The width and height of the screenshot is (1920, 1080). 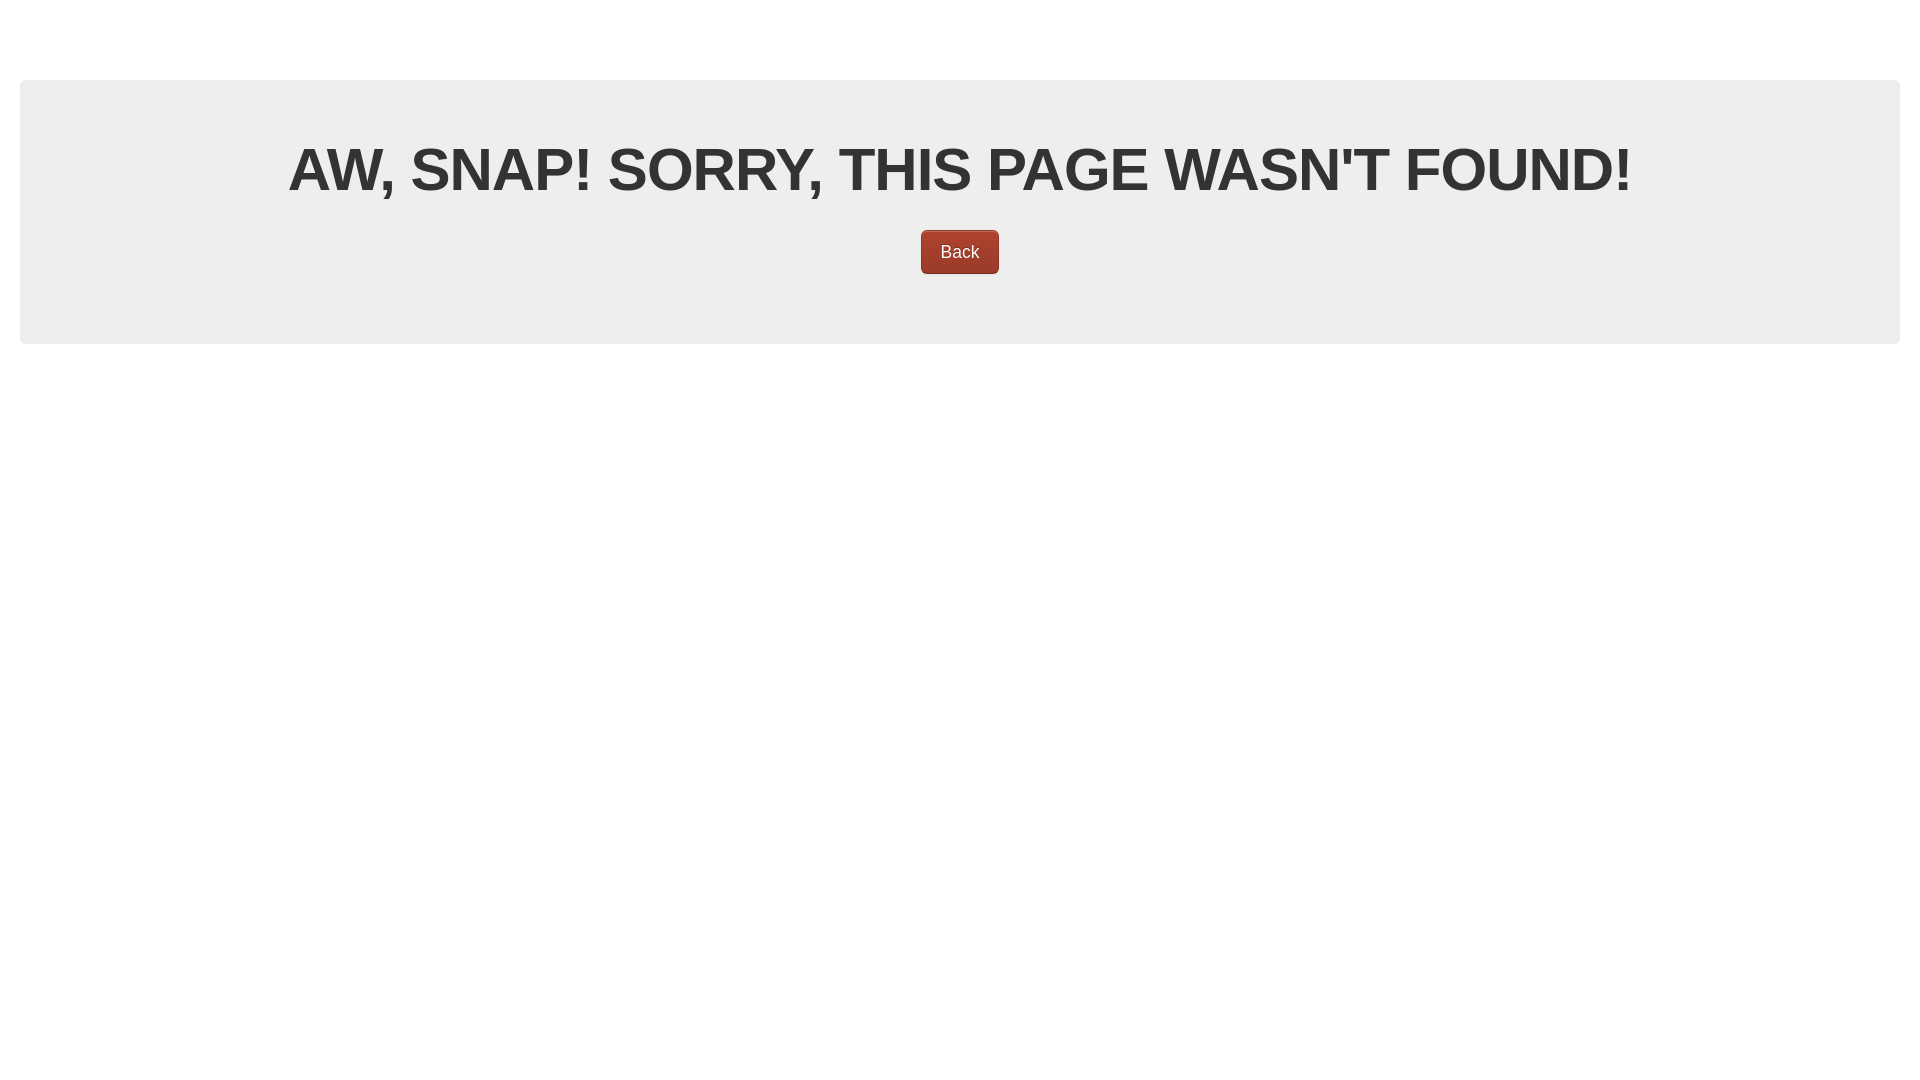 What do you see at coordinates (960, 250) in the screenshot?
I see `'Back'` at bounding box center [960, 250].